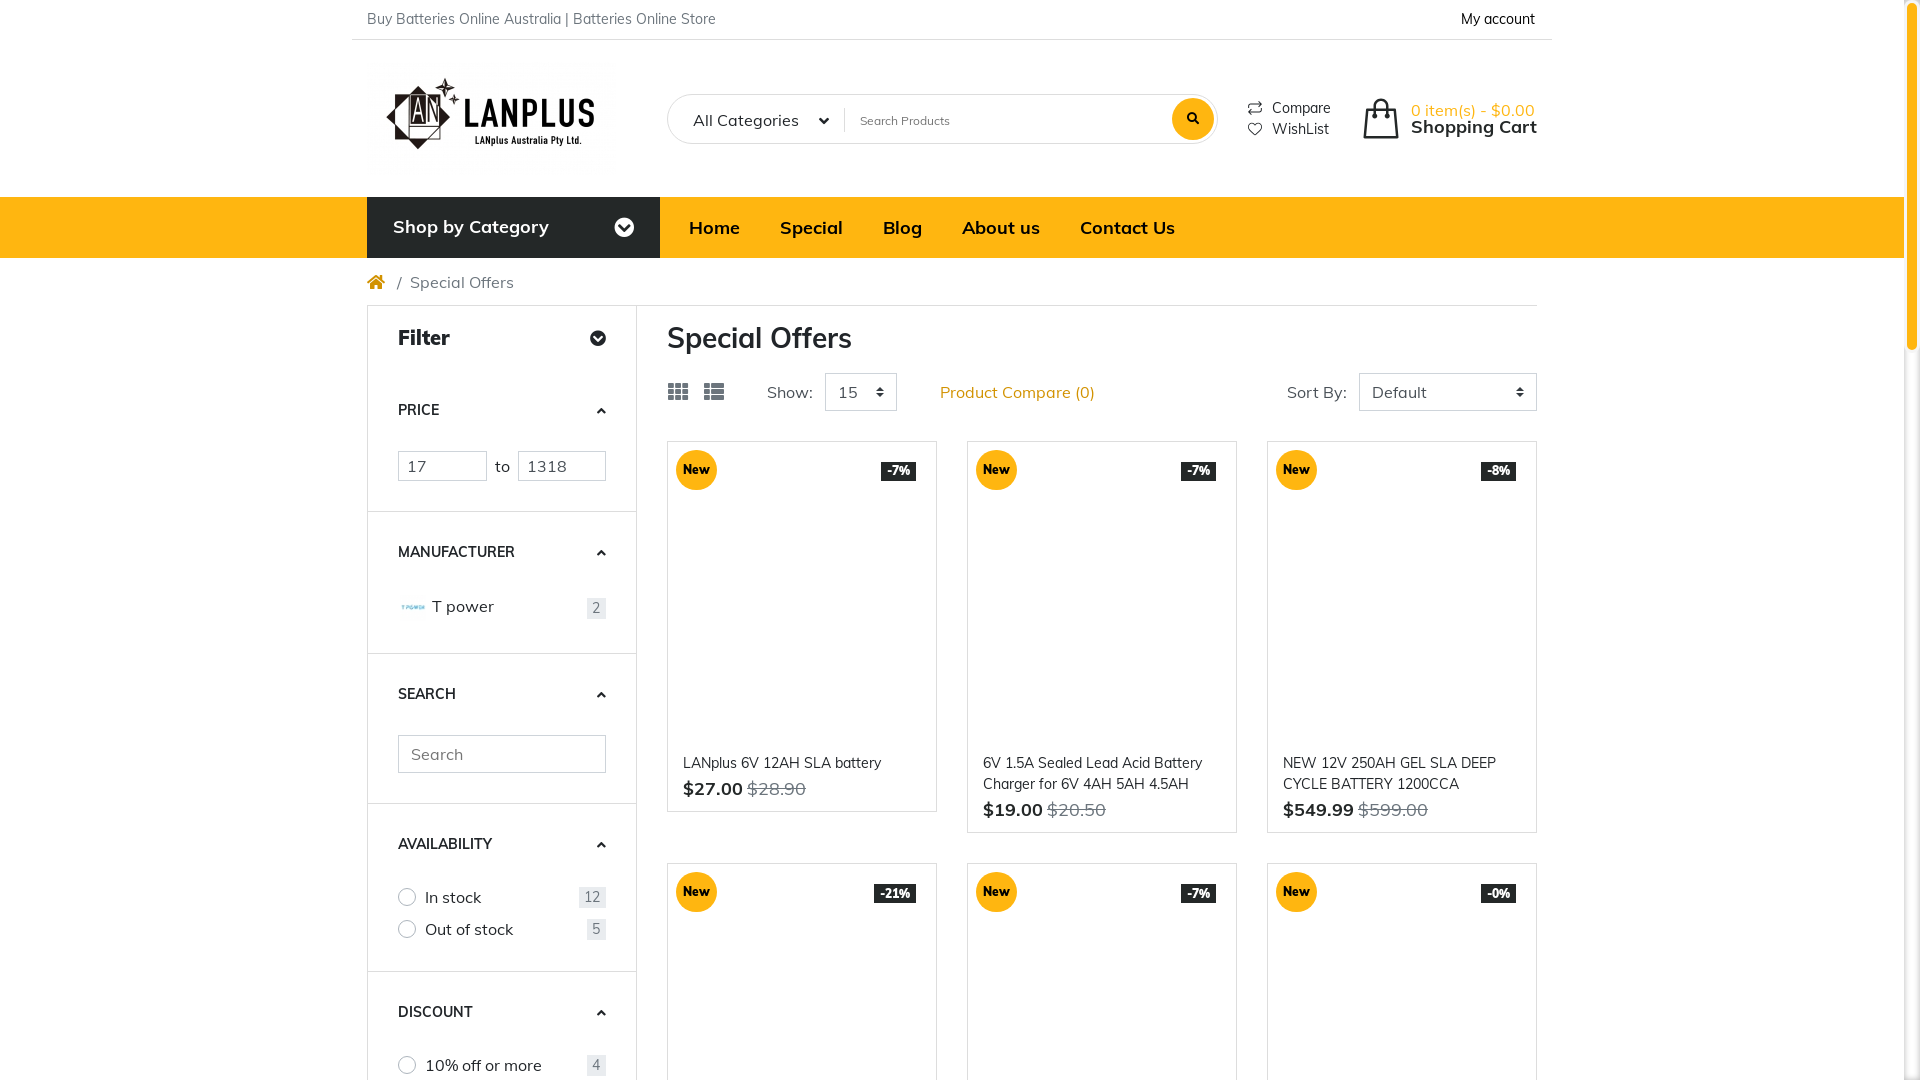 The width and height of the screenshot is (1920, 1080). Describe the element at coordinates (845, 844) in the screenshot. I see `'Compare this Product'` at that location.